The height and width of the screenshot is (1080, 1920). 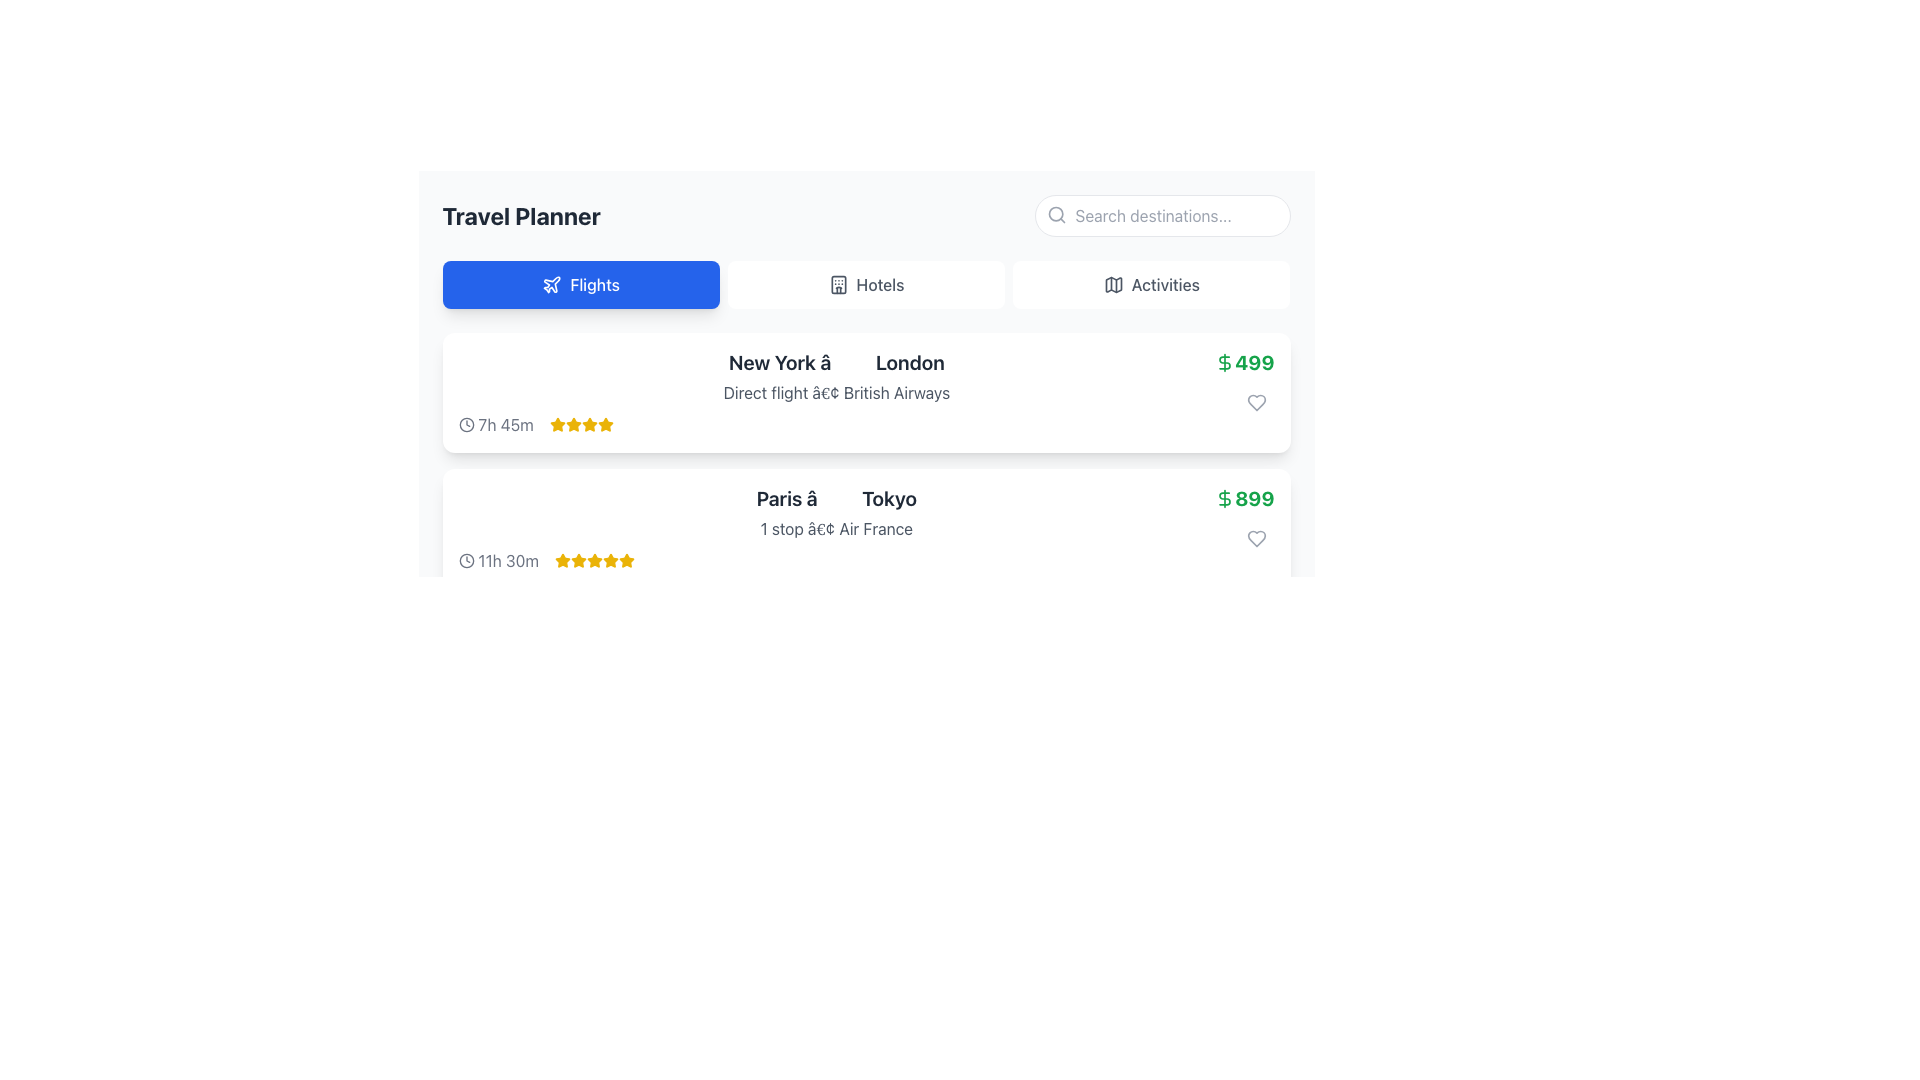 I want to click on the decorative flight icon located at the center of the 'Flights' button in the navigation bar, which is surrounded by a blue background, so click(x=552, y=284).